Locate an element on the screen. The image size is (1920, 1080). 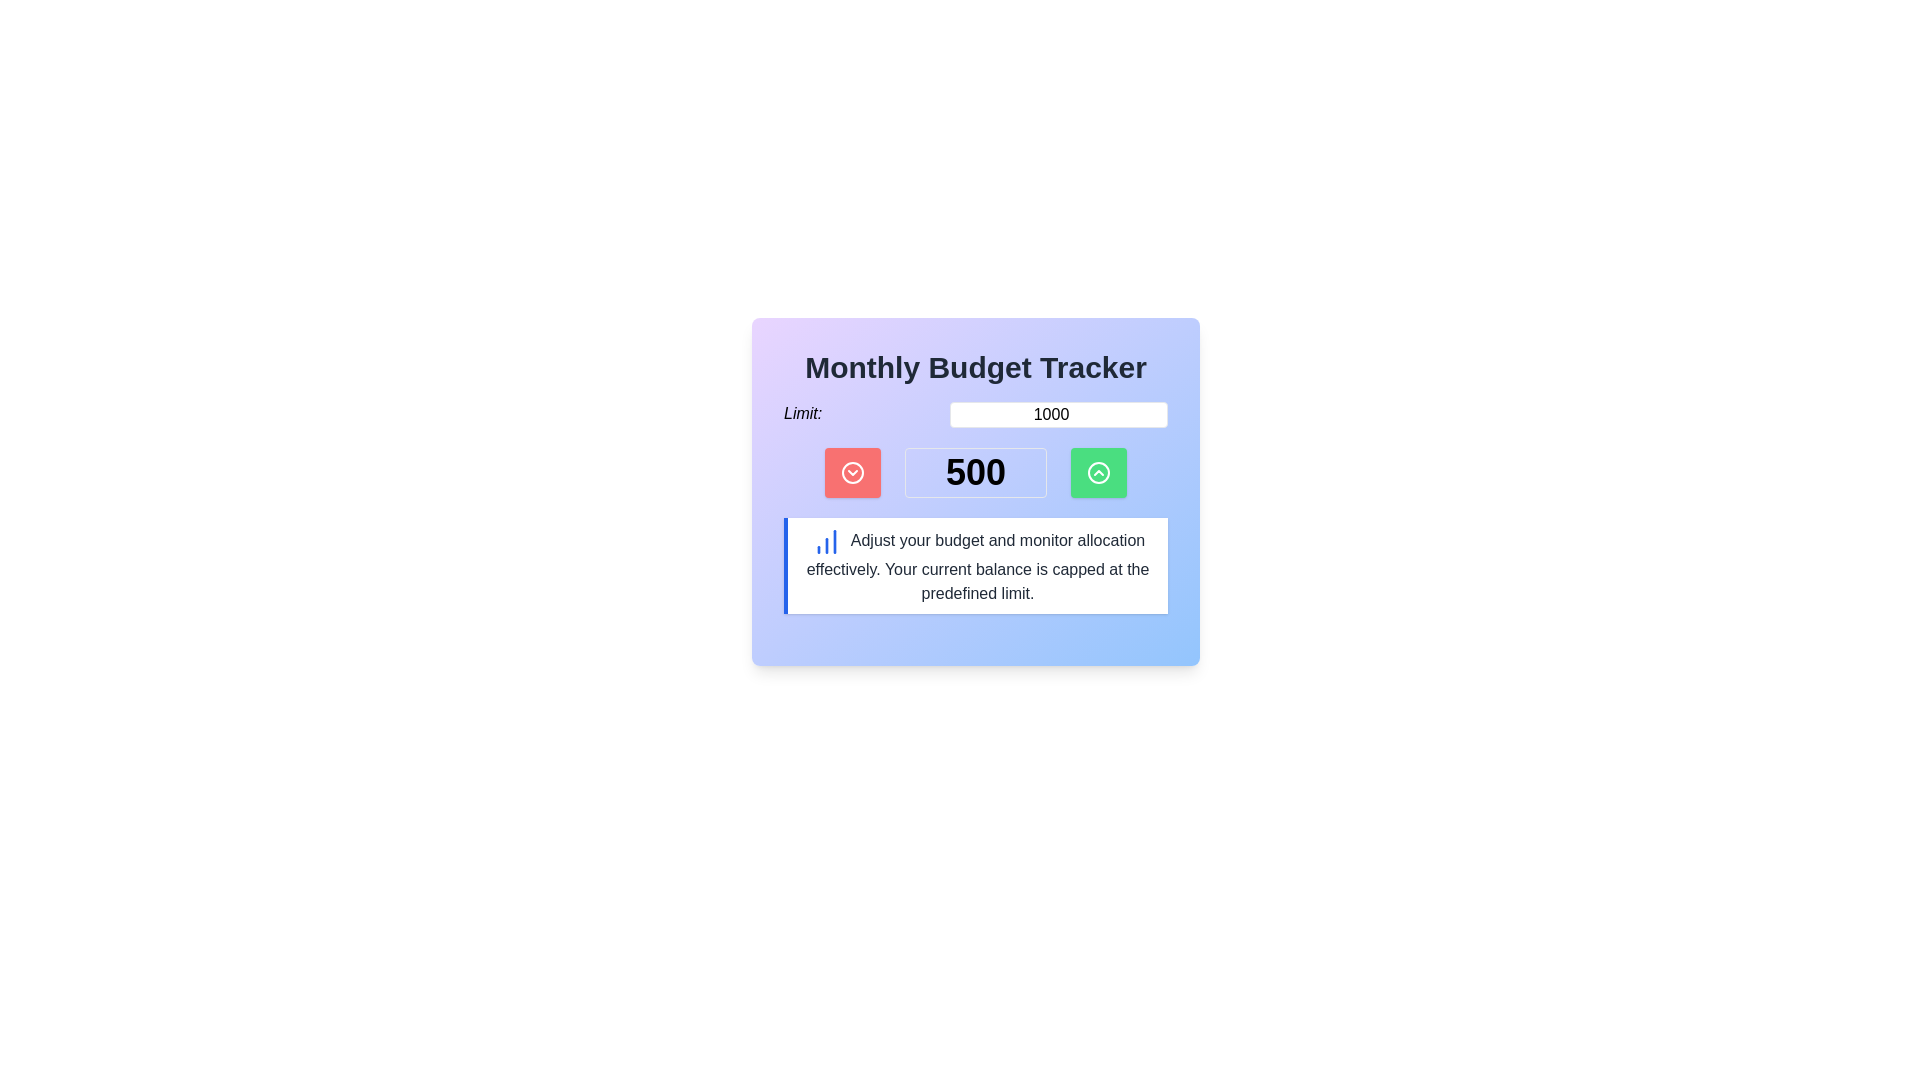
the green button with a white circular chevron icon, which is the third button in a horizontal row is located at coordinates (1098, 473).